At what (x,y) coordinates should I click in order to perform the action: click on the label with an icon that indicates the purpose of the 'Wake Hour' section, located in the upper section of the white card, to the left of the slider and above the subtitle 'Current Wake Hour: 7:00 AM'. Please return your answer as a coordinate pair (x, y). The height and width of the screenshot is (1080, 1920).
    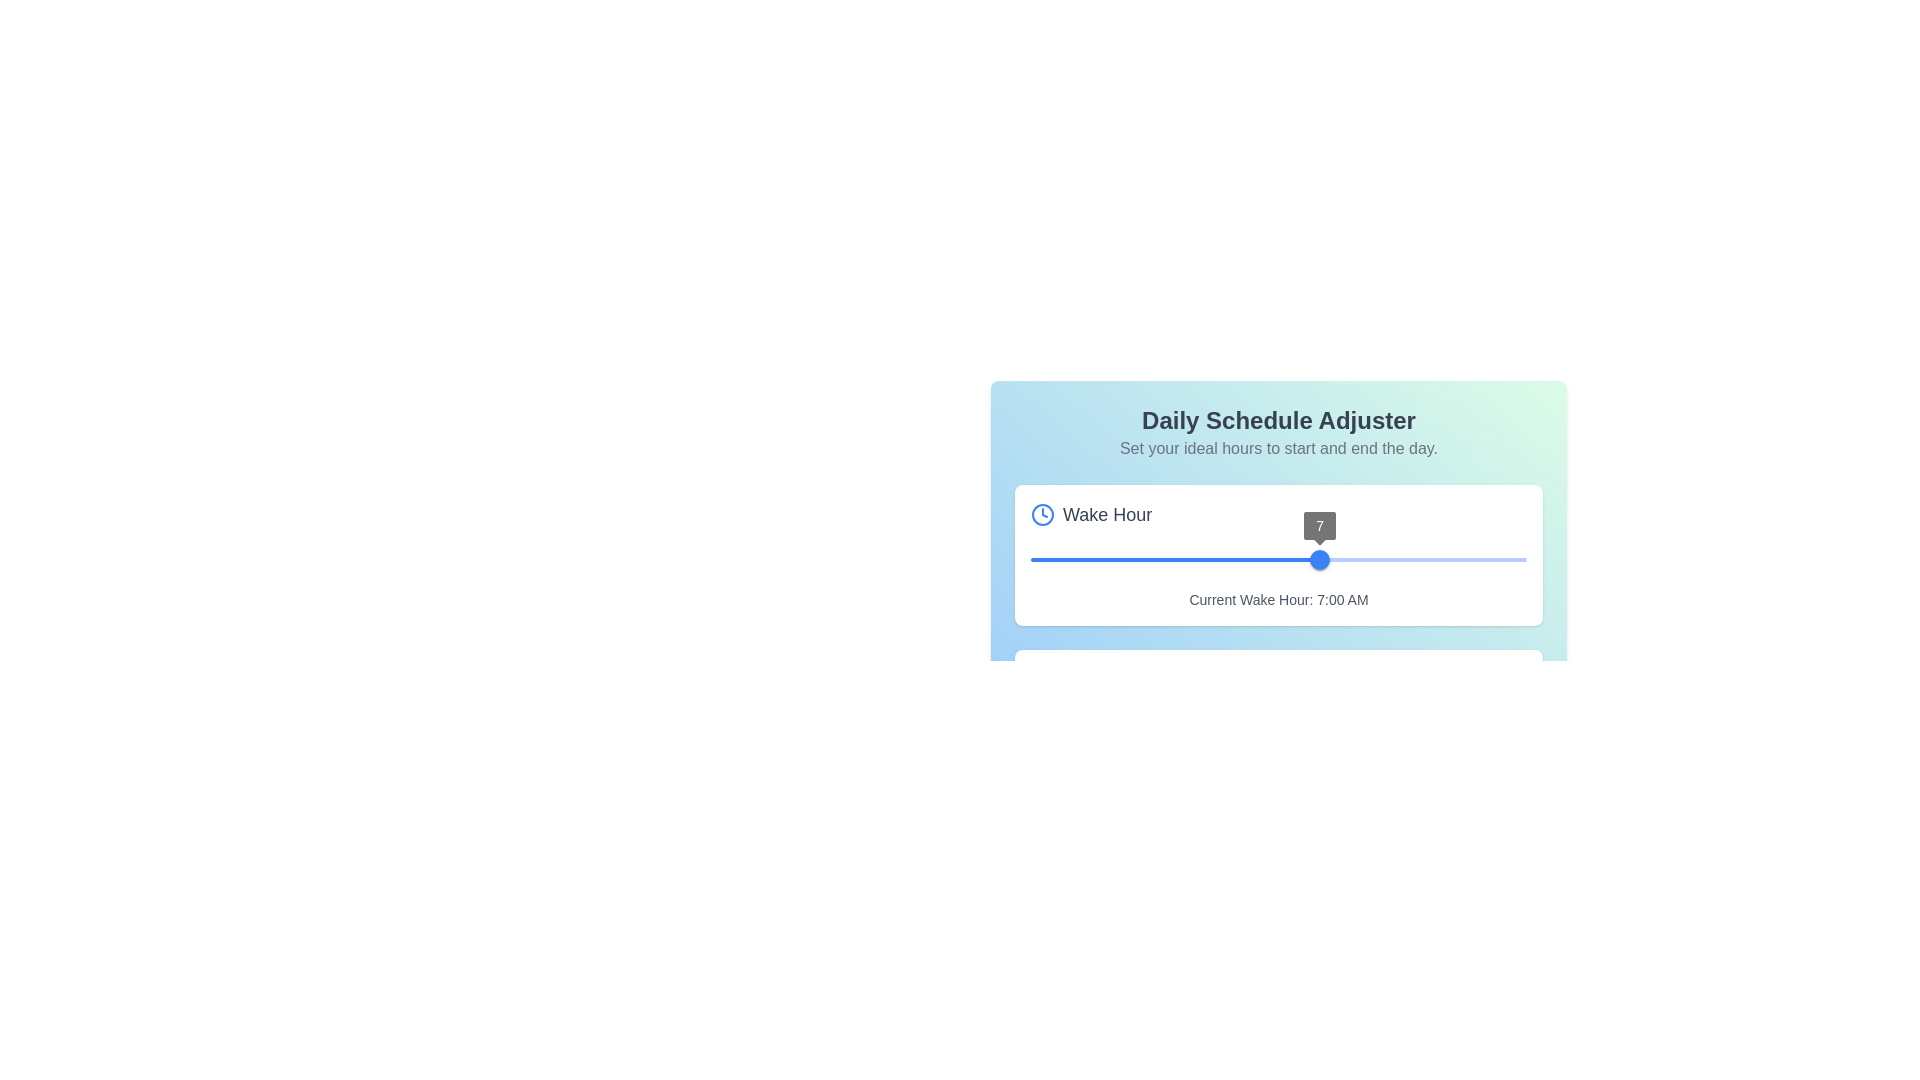
    Looking at the image, I should click on (1277, 514).